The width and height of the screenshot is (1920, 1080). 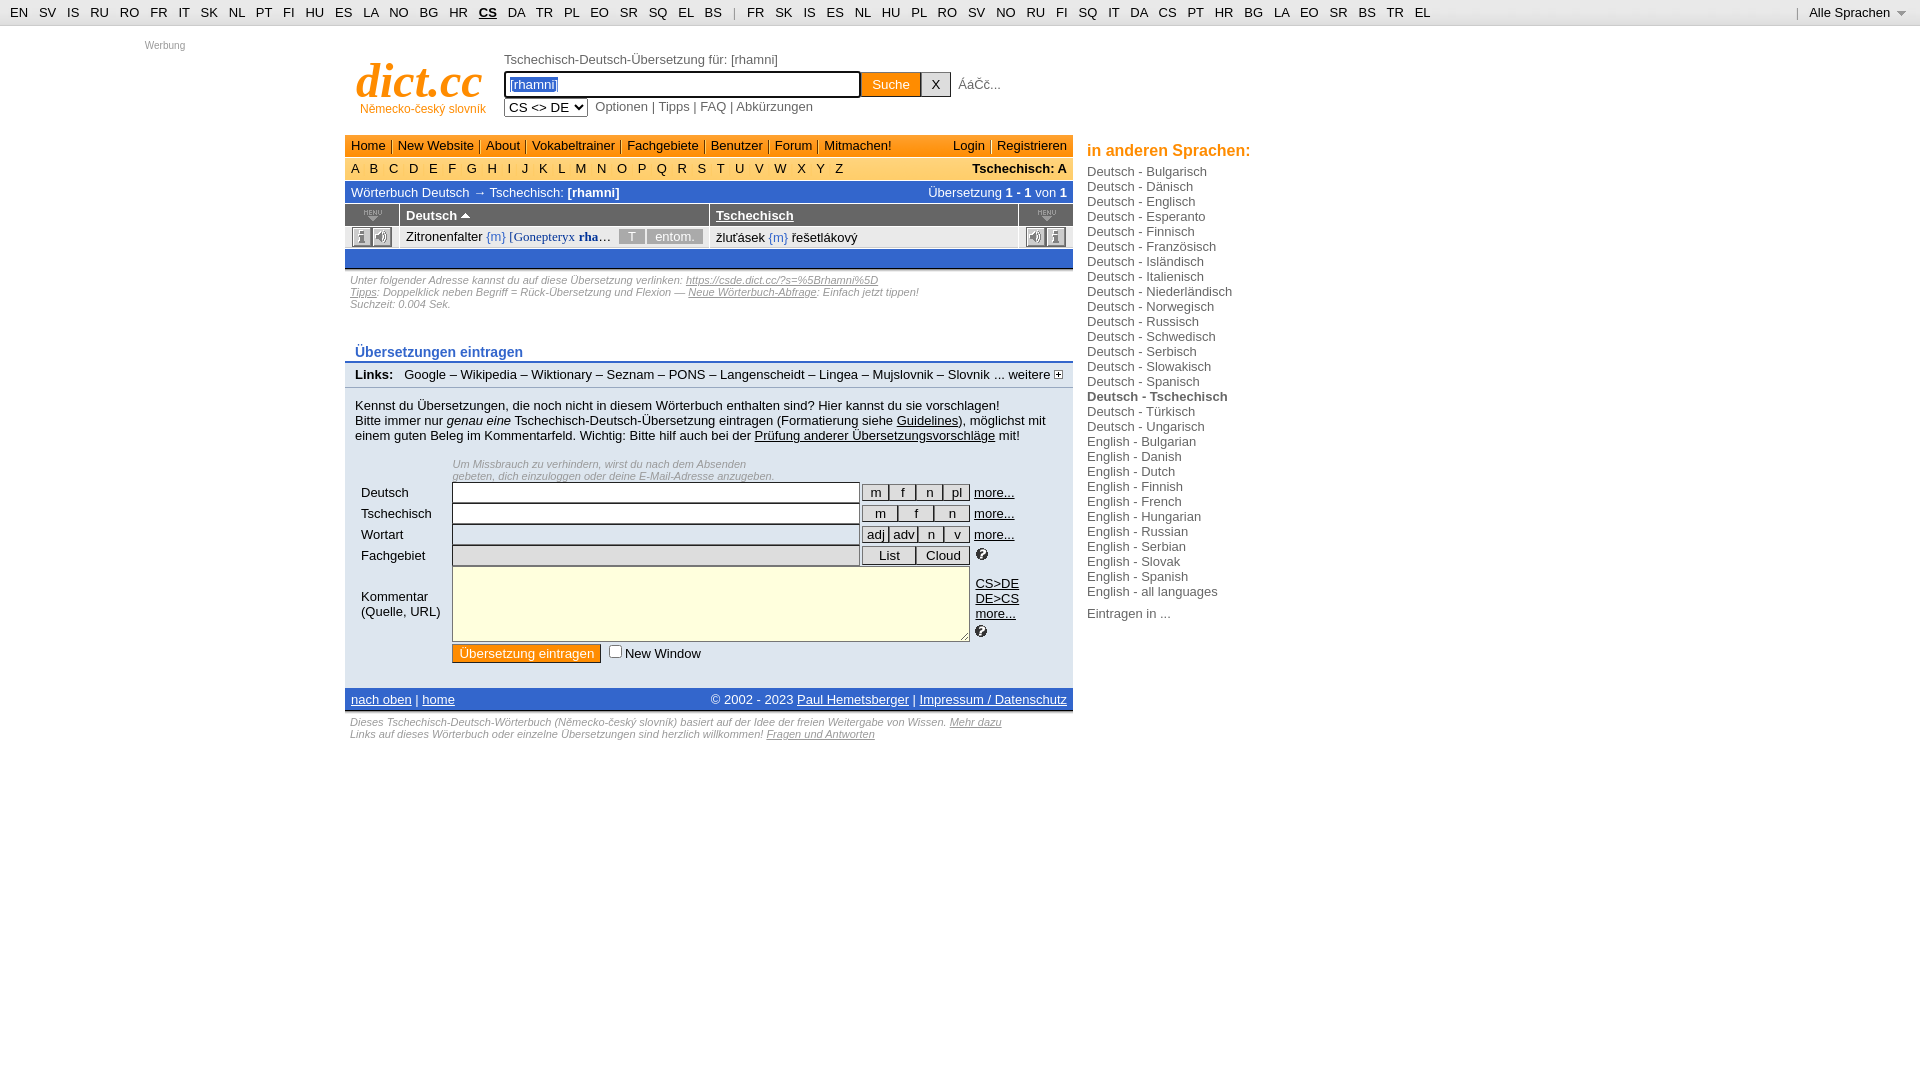 What do you see at coordinates (381, 698) in the screenshot?
I see `'nach oben'` at bounding box center [381, 698].